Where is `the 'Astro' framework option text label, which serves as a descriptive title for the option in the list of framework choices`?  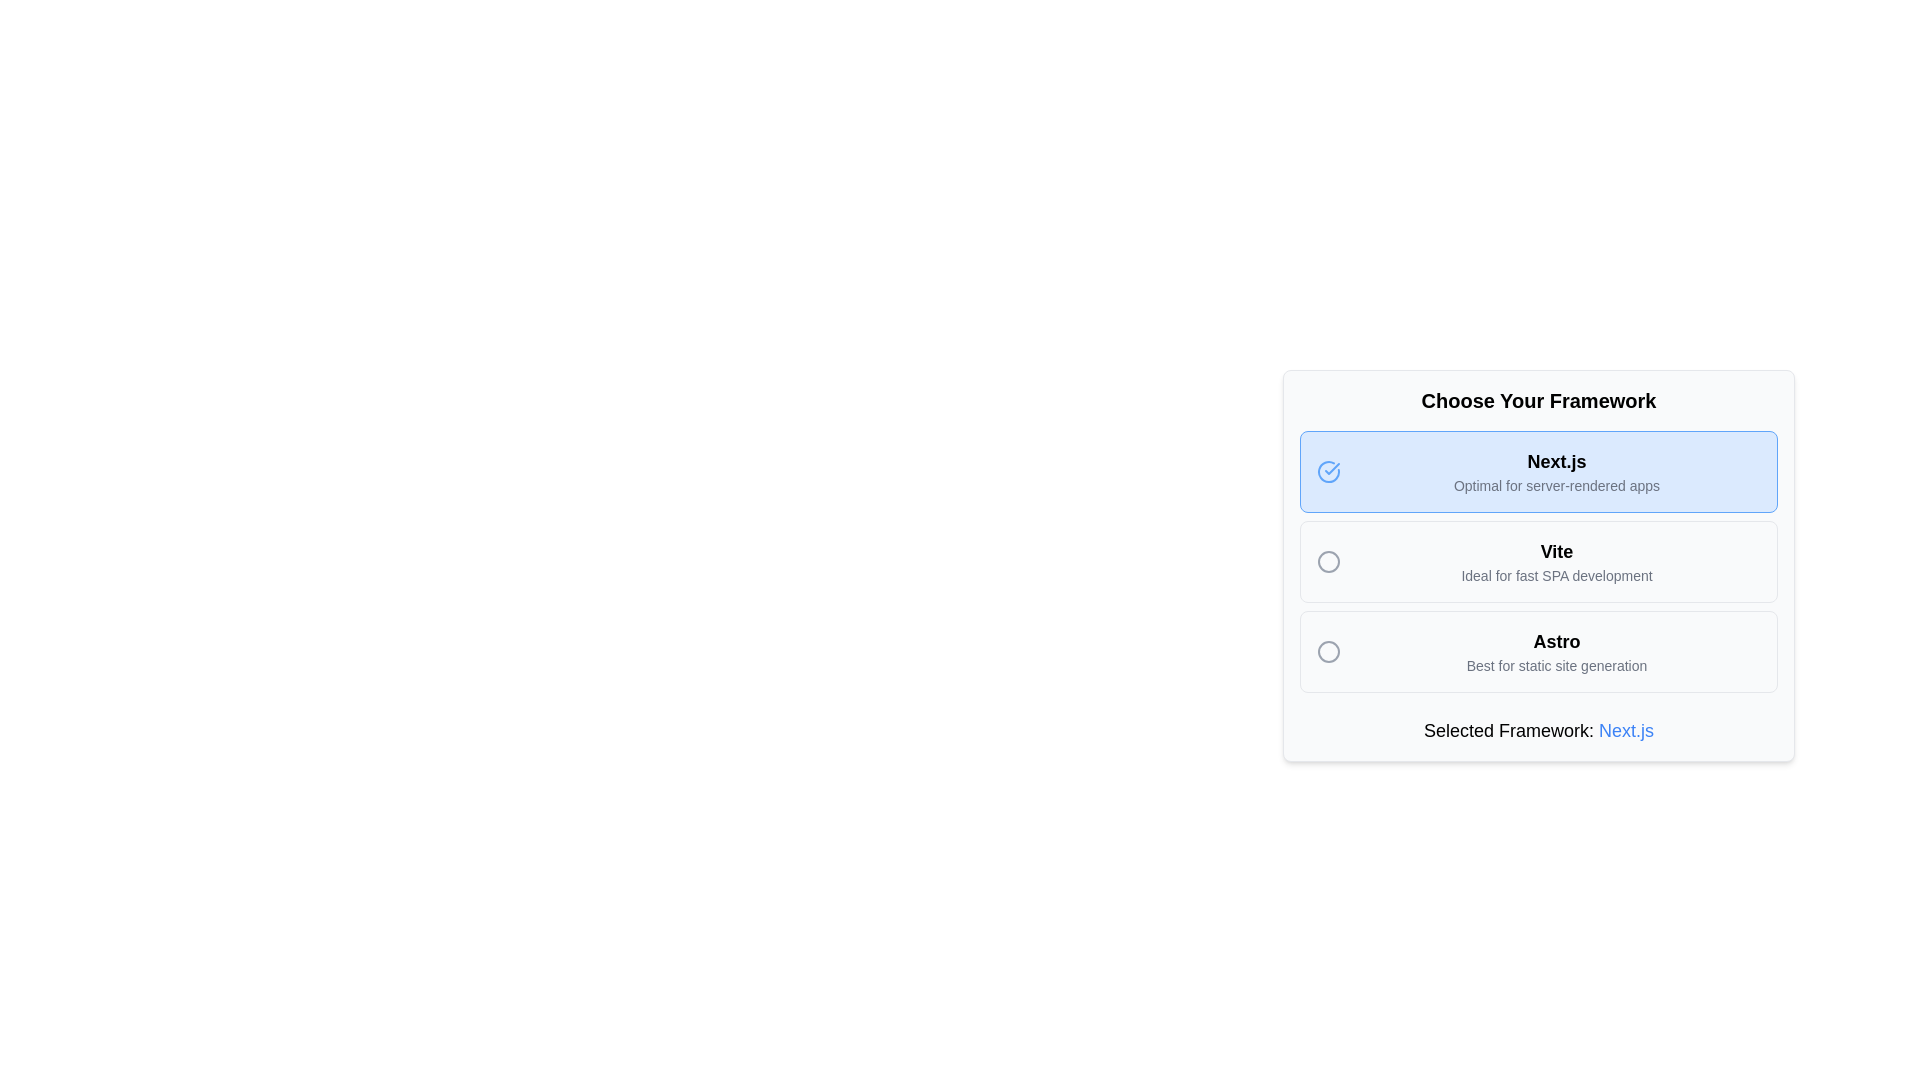
the 'Astro' framework option text label, which serves as a descriptive title for the option in the list of framework choices is located at coordinates (1555, 641).